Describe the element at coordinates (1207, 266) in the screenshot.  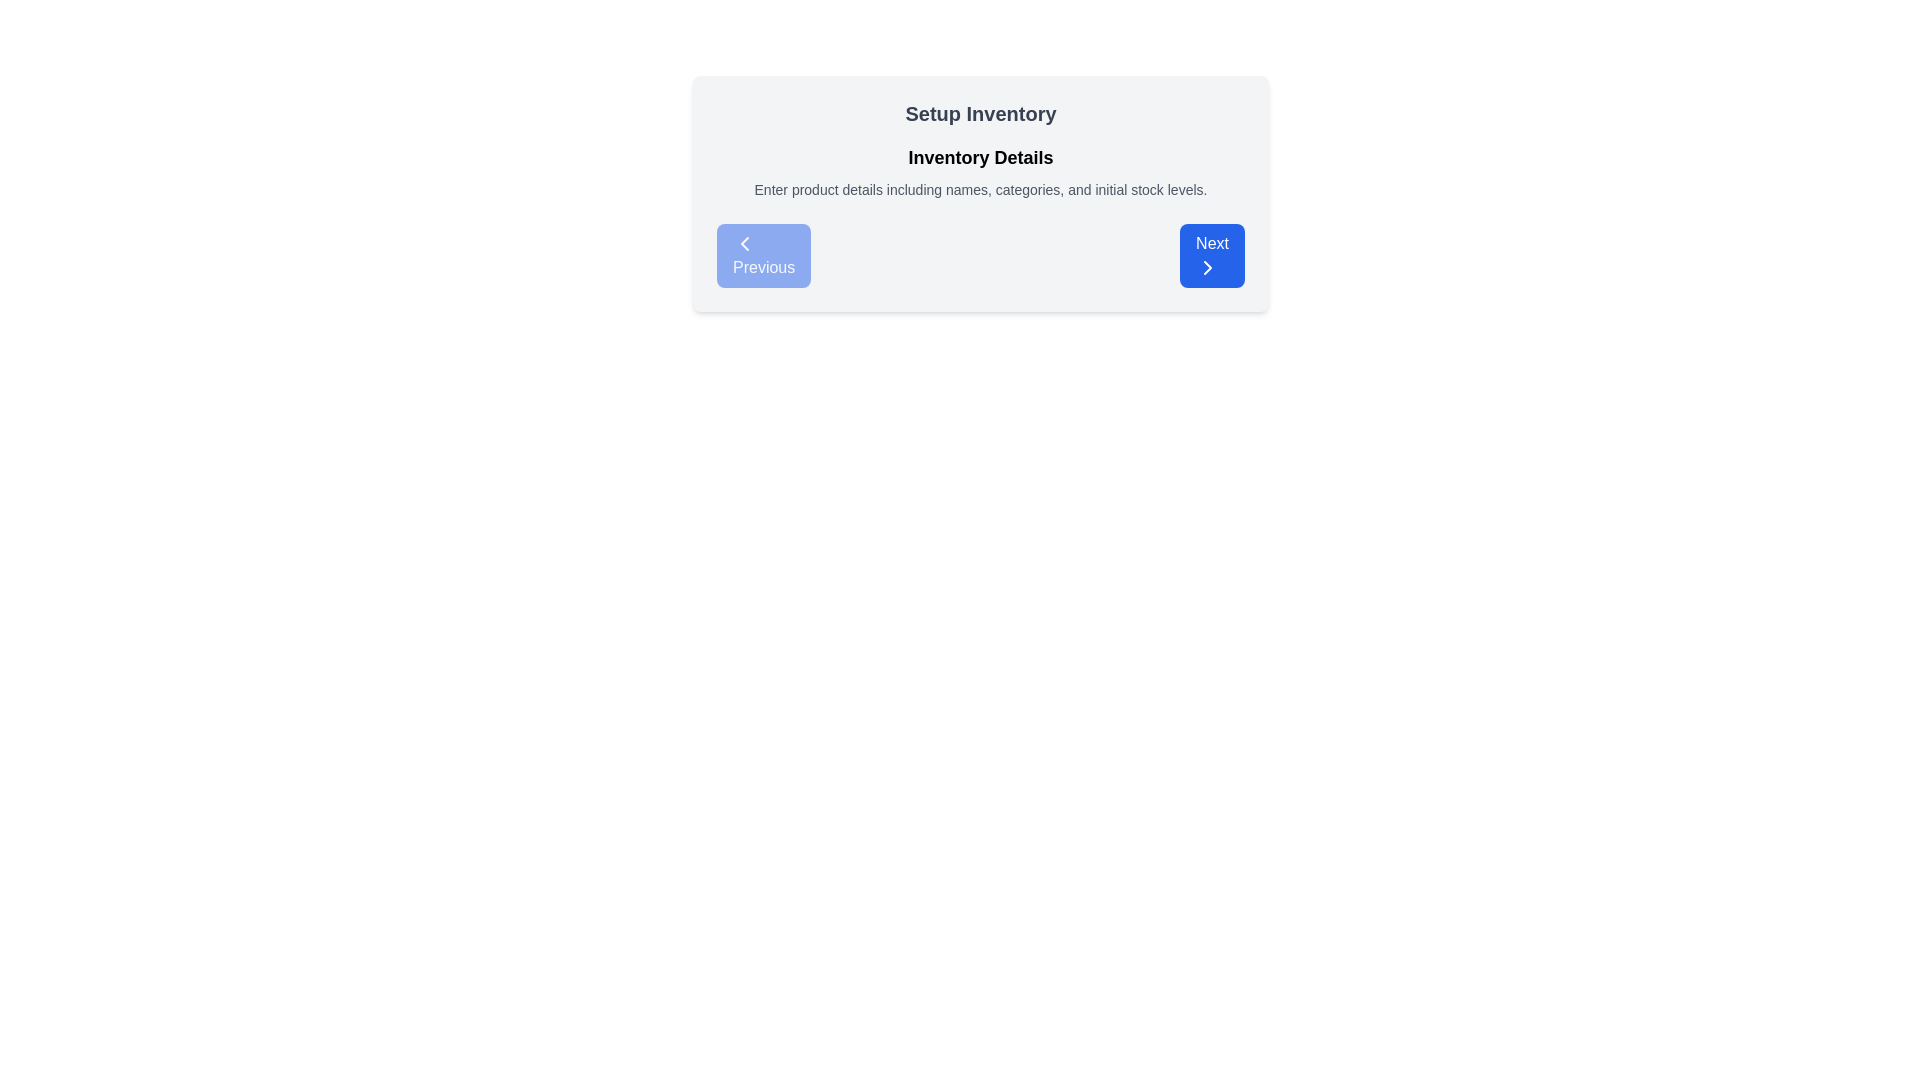
I see `the rightward arrow icon within the blue 'Next' button, which is centrally positioned and labeled, located in the bottom-right quadrant of the modal` at that location.